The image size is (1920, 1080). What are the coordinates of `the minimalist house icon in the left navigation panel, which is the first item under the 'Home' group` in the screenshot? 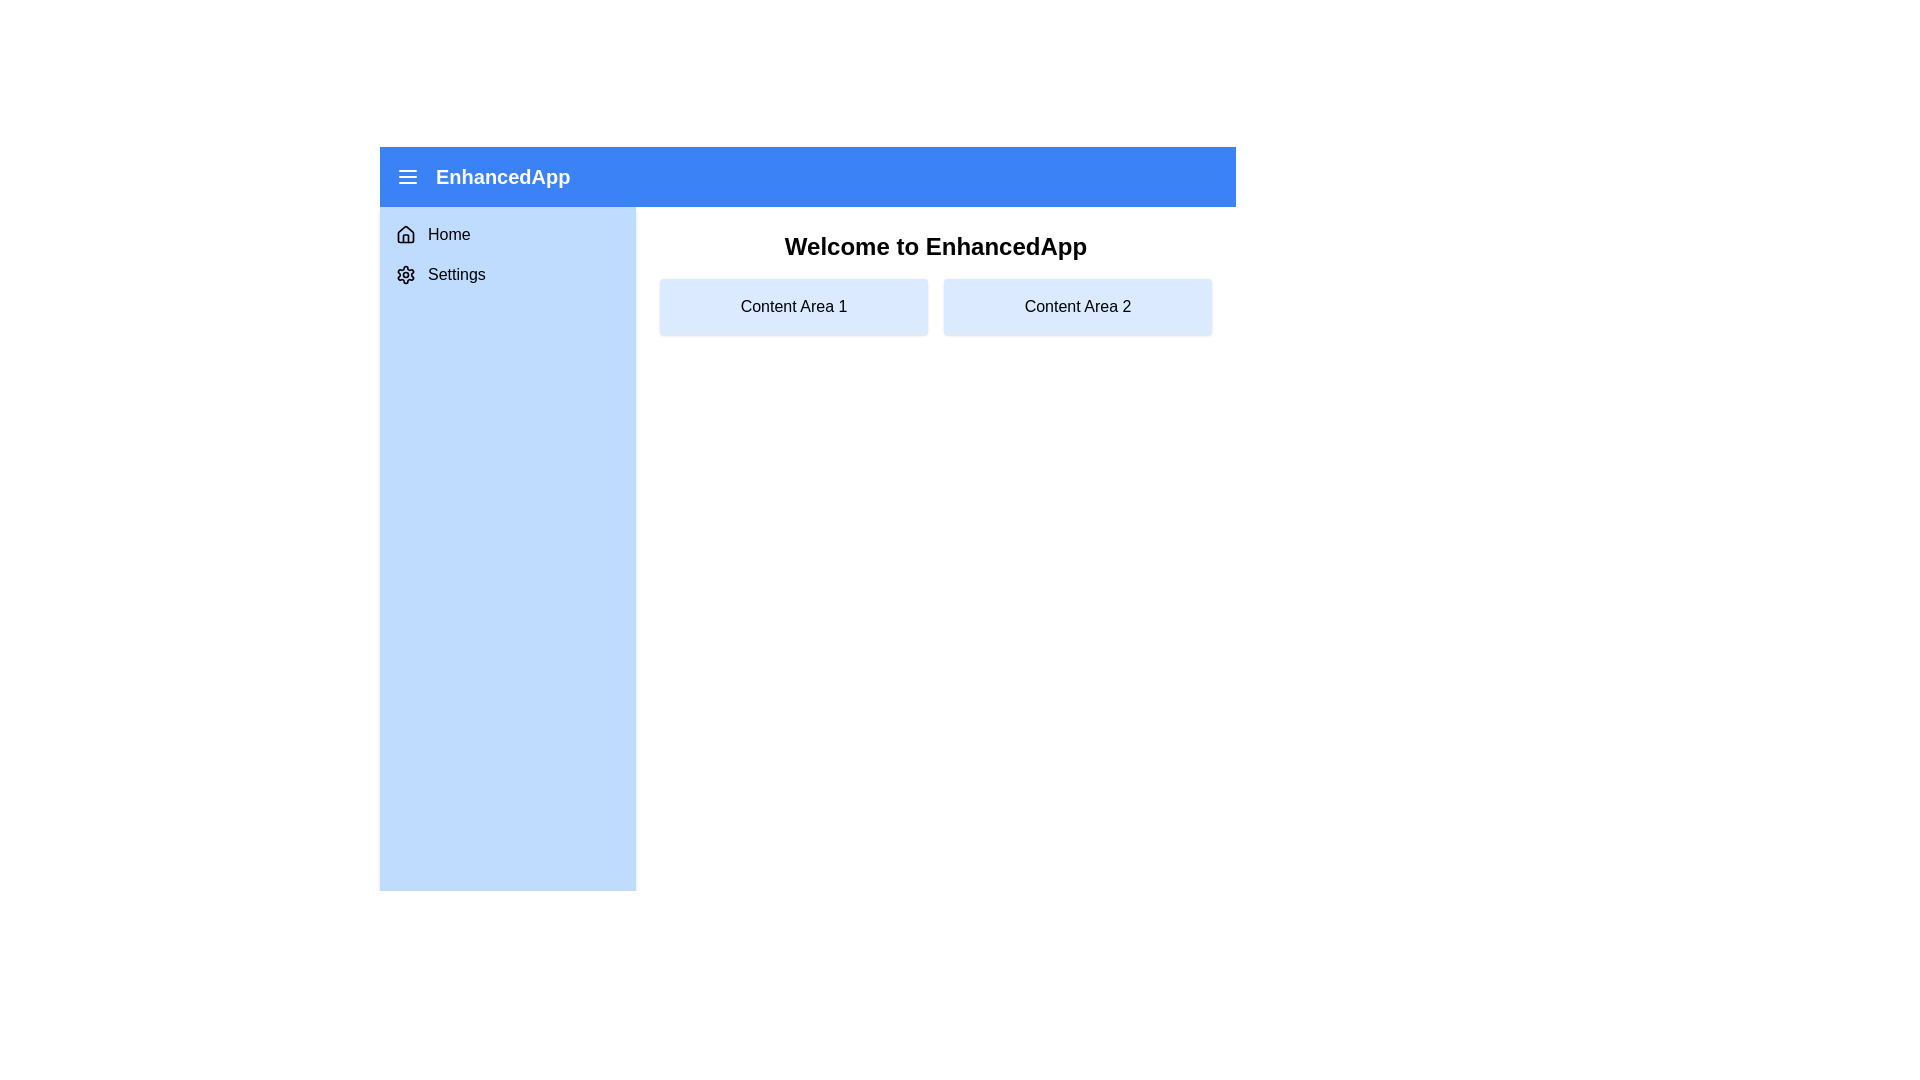 It's located at (405, 234).